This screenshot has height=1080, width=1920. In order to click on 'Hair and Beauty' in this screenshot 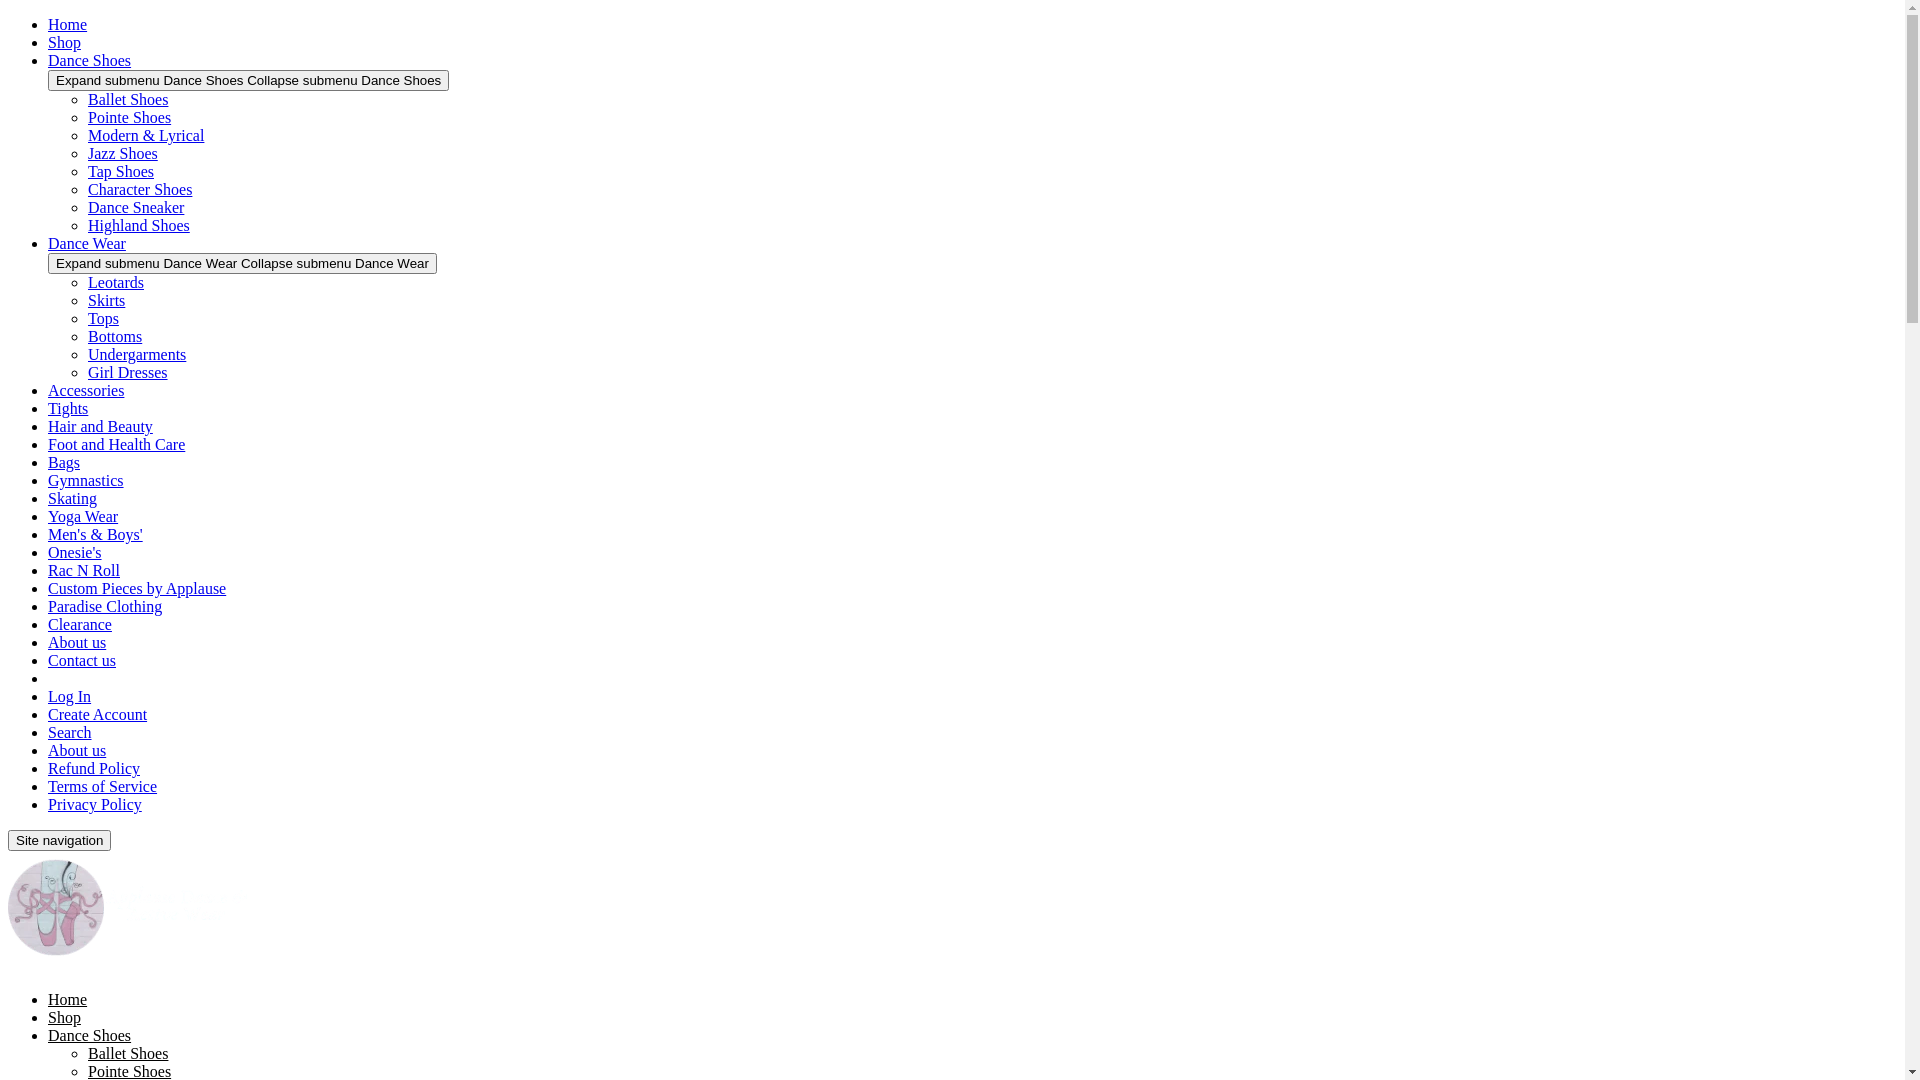, I will do `click(99, 425)`.